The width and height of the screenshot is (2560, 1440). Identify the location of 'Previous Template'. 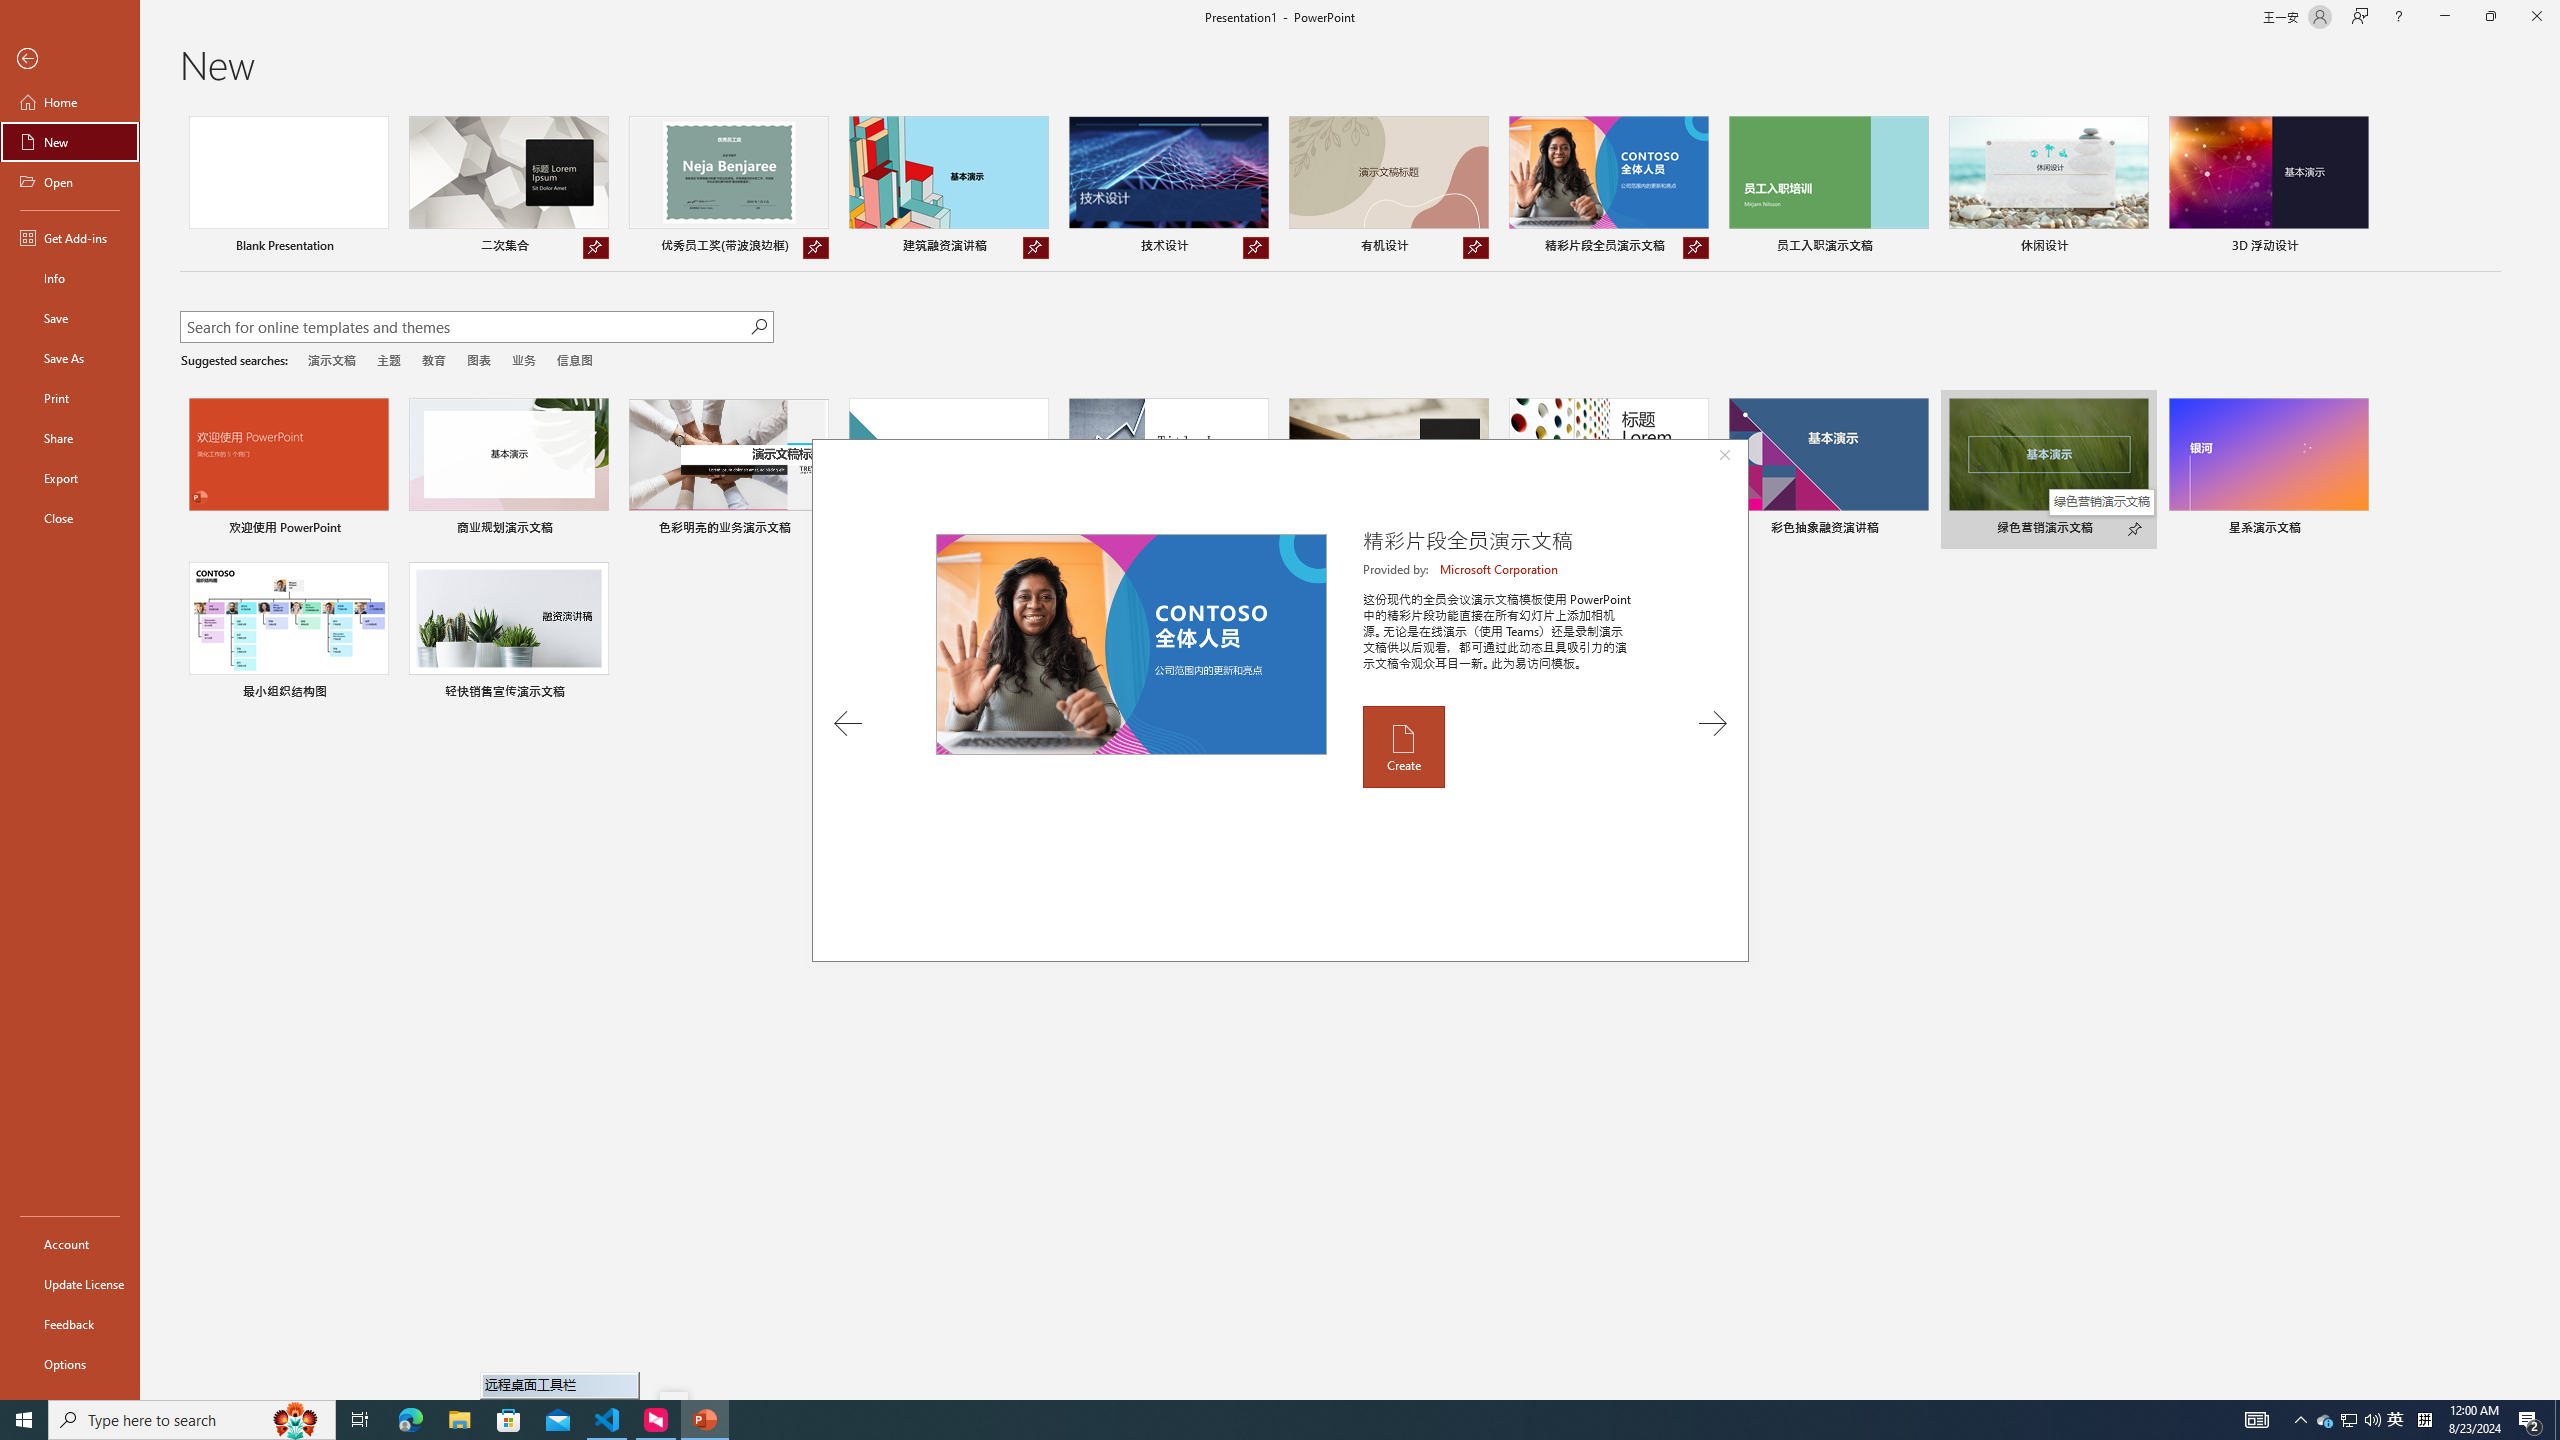
(847, 723).